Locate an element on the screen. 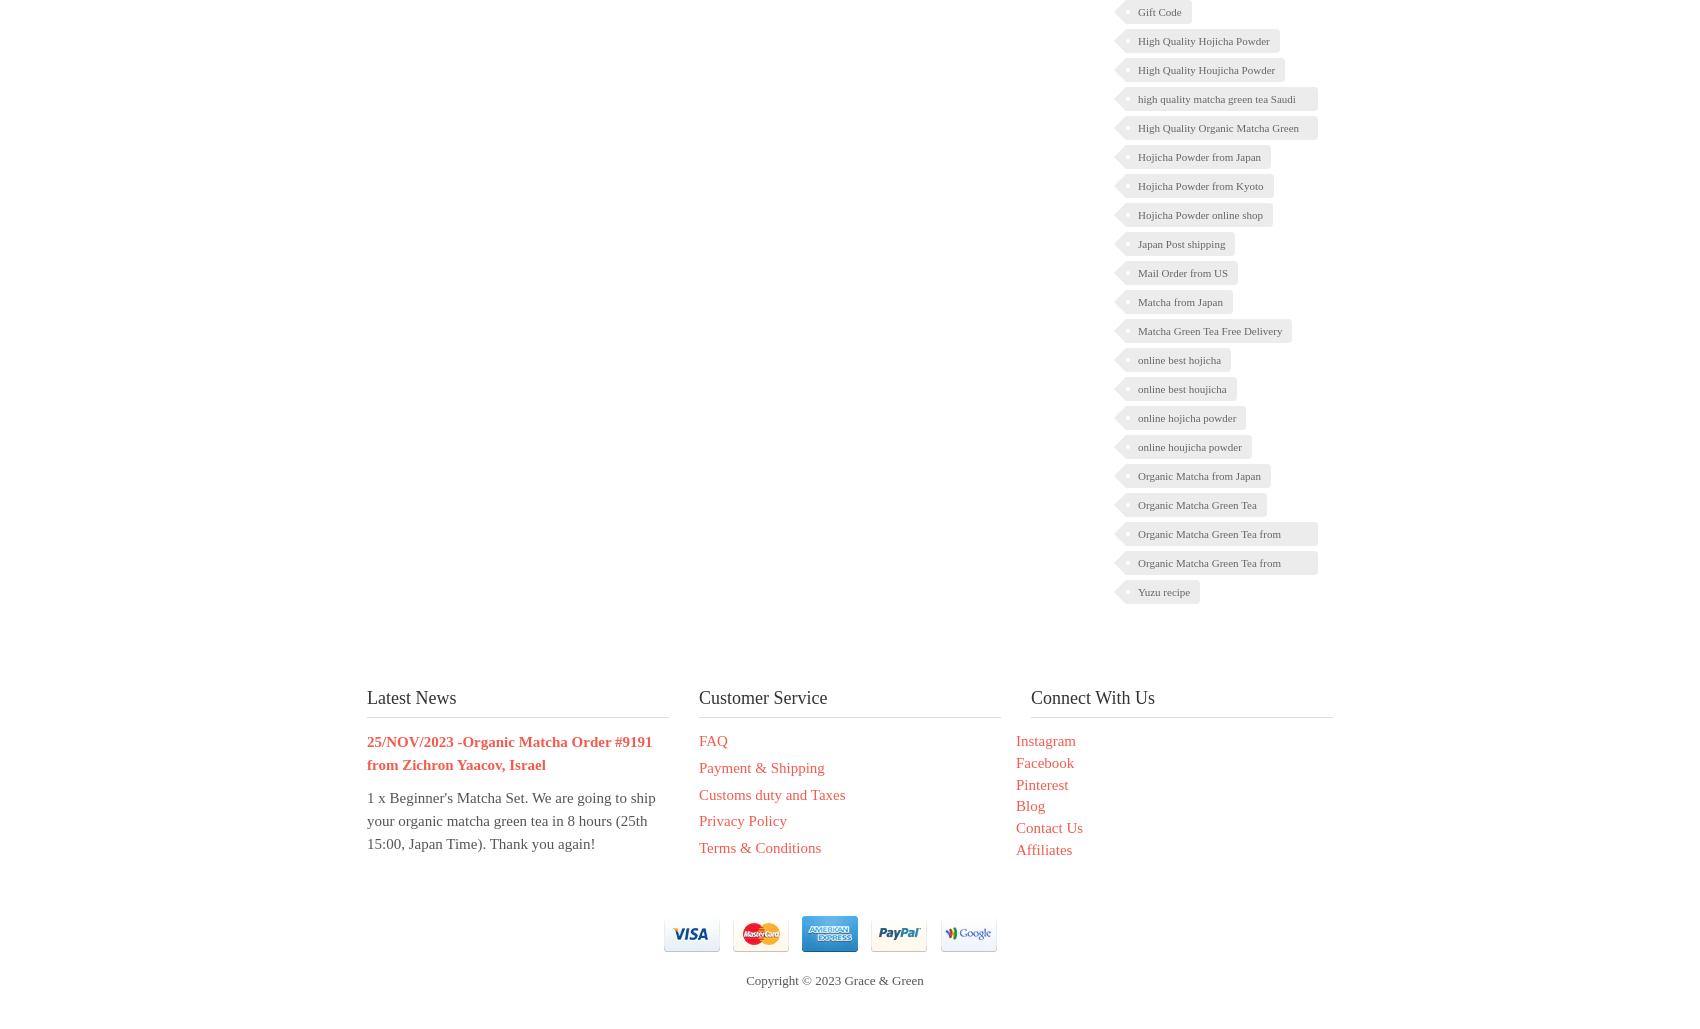 This screenshot has width=1700, height=1029. 'Customs duty and Taxes' is located at coordinates (770, 793).